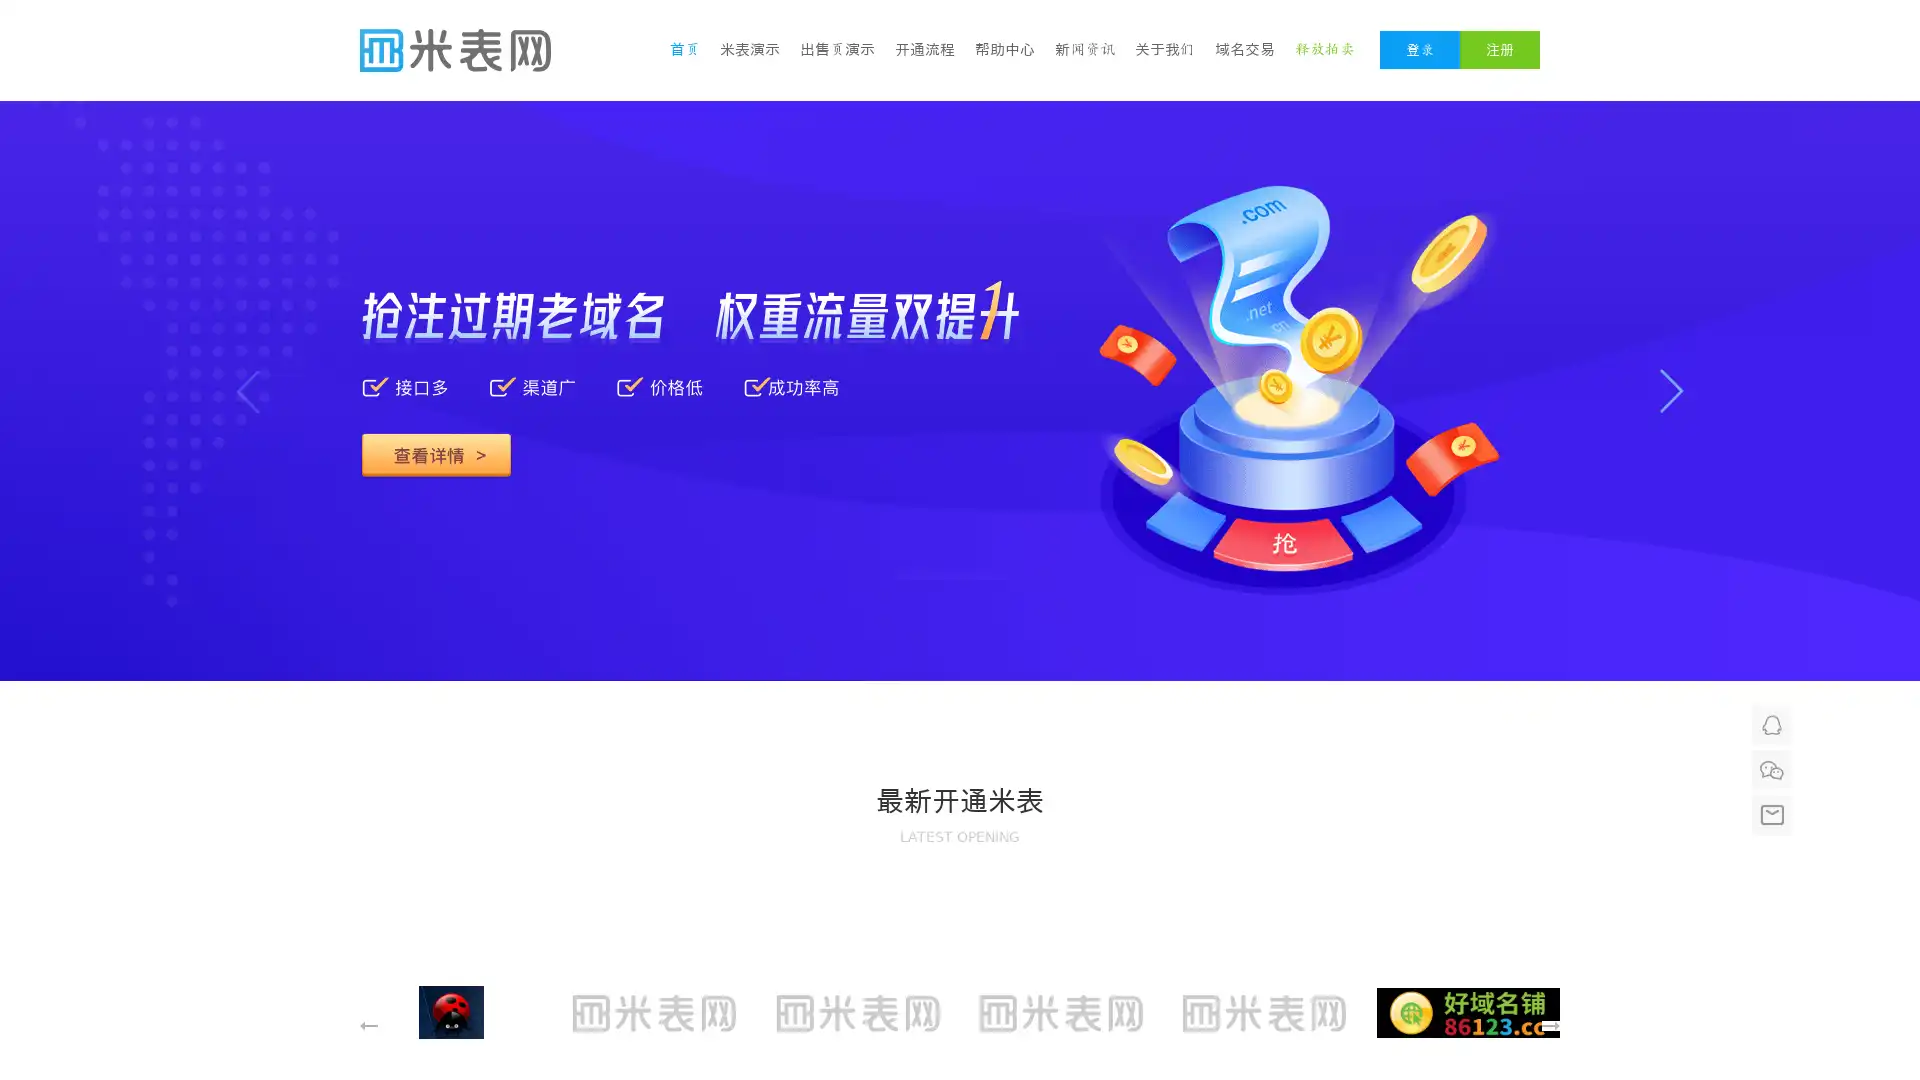  I want to click on Next slide, so click(1223, 680).